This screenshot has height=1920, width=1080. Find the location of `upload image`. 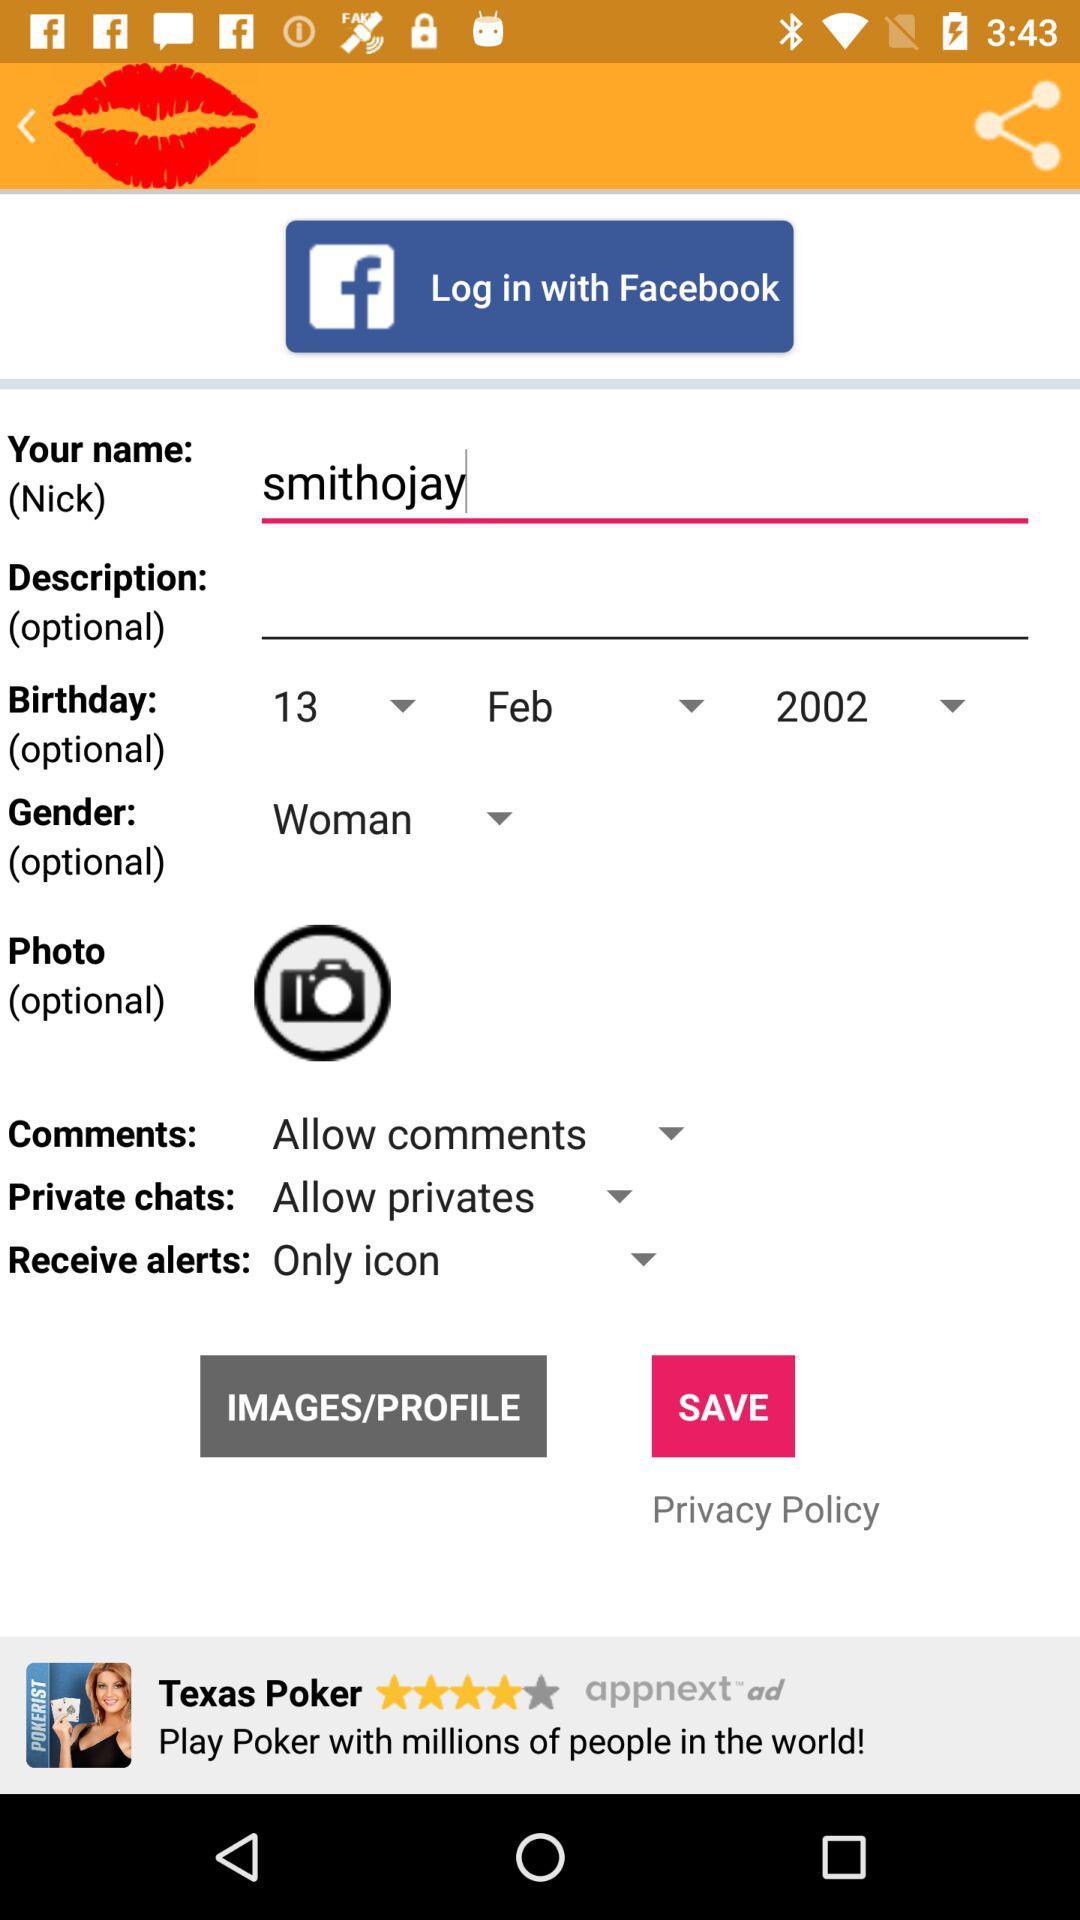

upload image is located at coordinates (321, 993).